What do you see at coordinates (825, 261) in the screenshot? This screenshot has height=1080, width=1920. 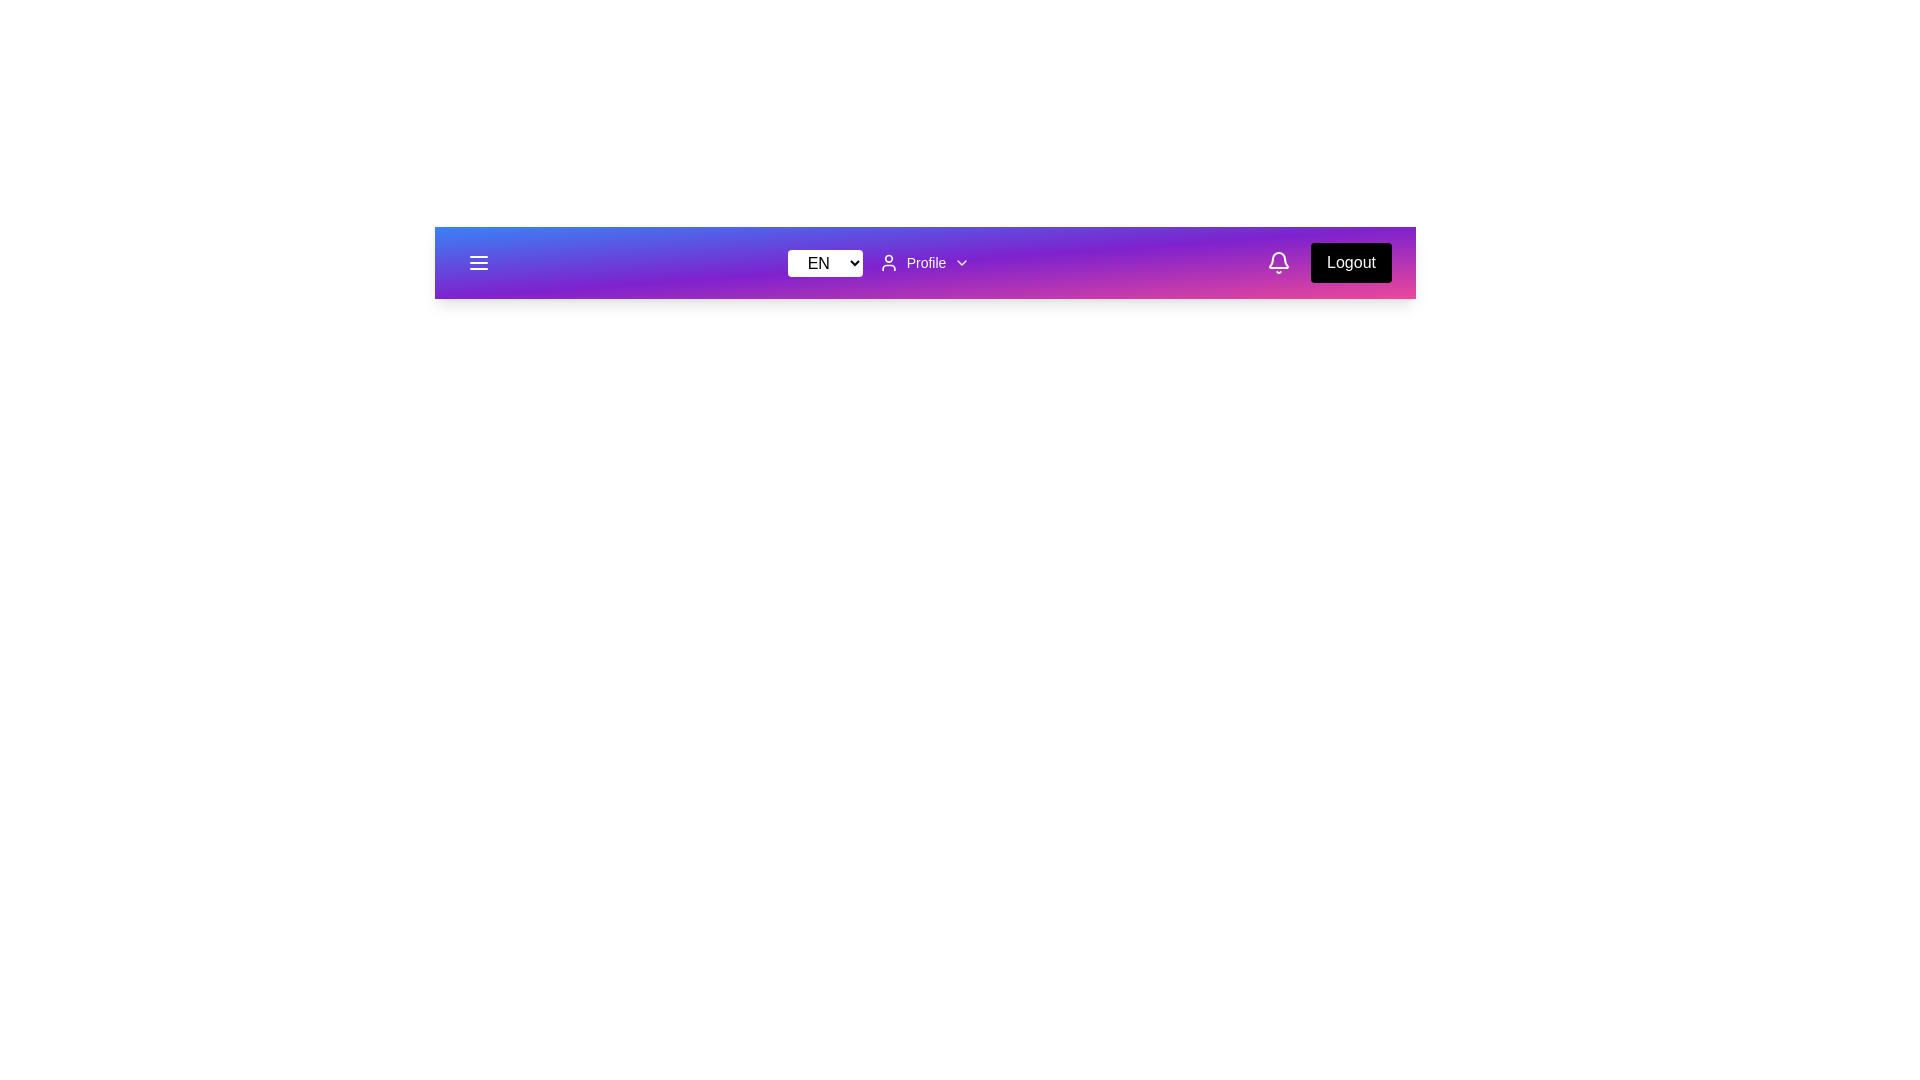 I see `the language option ES from the dropdown` at bounding box center [825, 261].